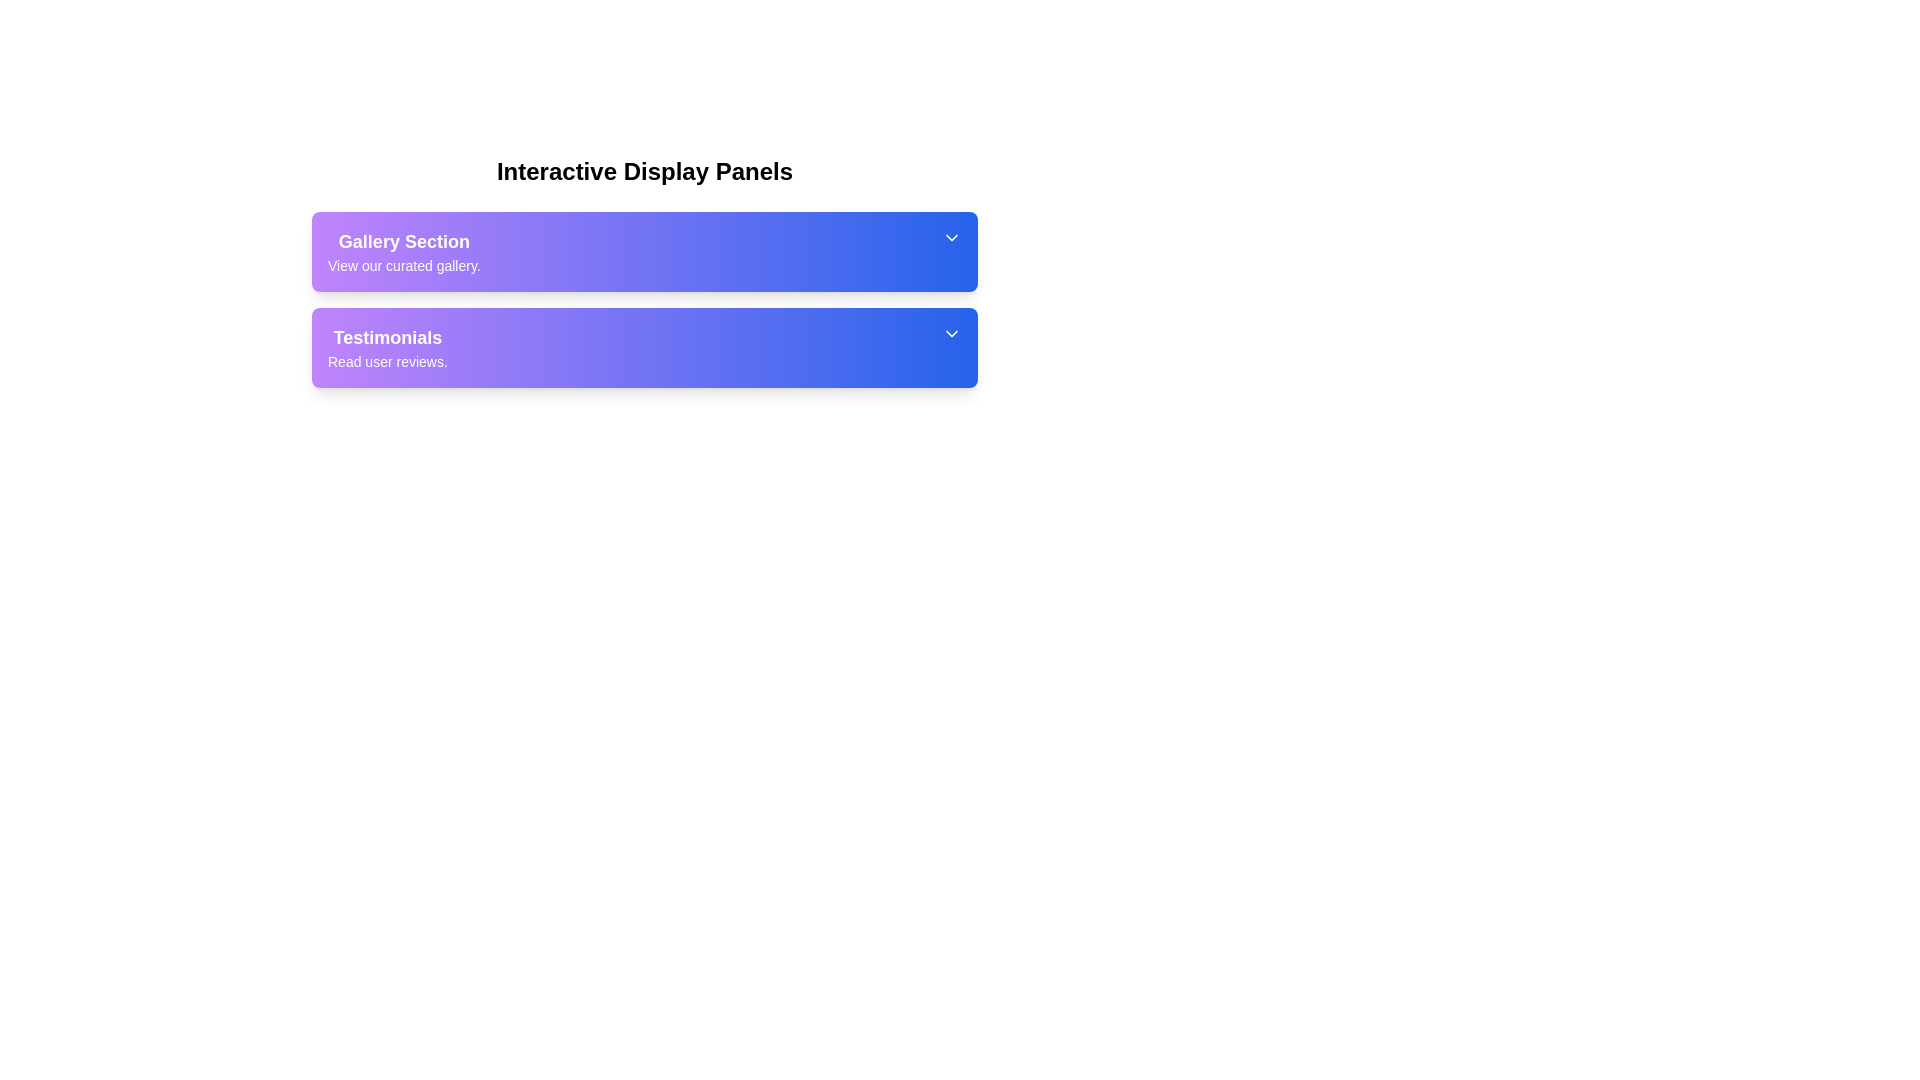  What do you see at coordinates (387, 346) in the screenshot?
I see `contents of the text block labeled 'Testimonials' which displays user reviews, styled with white text on a gradient purple-to-blue background` at bounding box center [387, 346].